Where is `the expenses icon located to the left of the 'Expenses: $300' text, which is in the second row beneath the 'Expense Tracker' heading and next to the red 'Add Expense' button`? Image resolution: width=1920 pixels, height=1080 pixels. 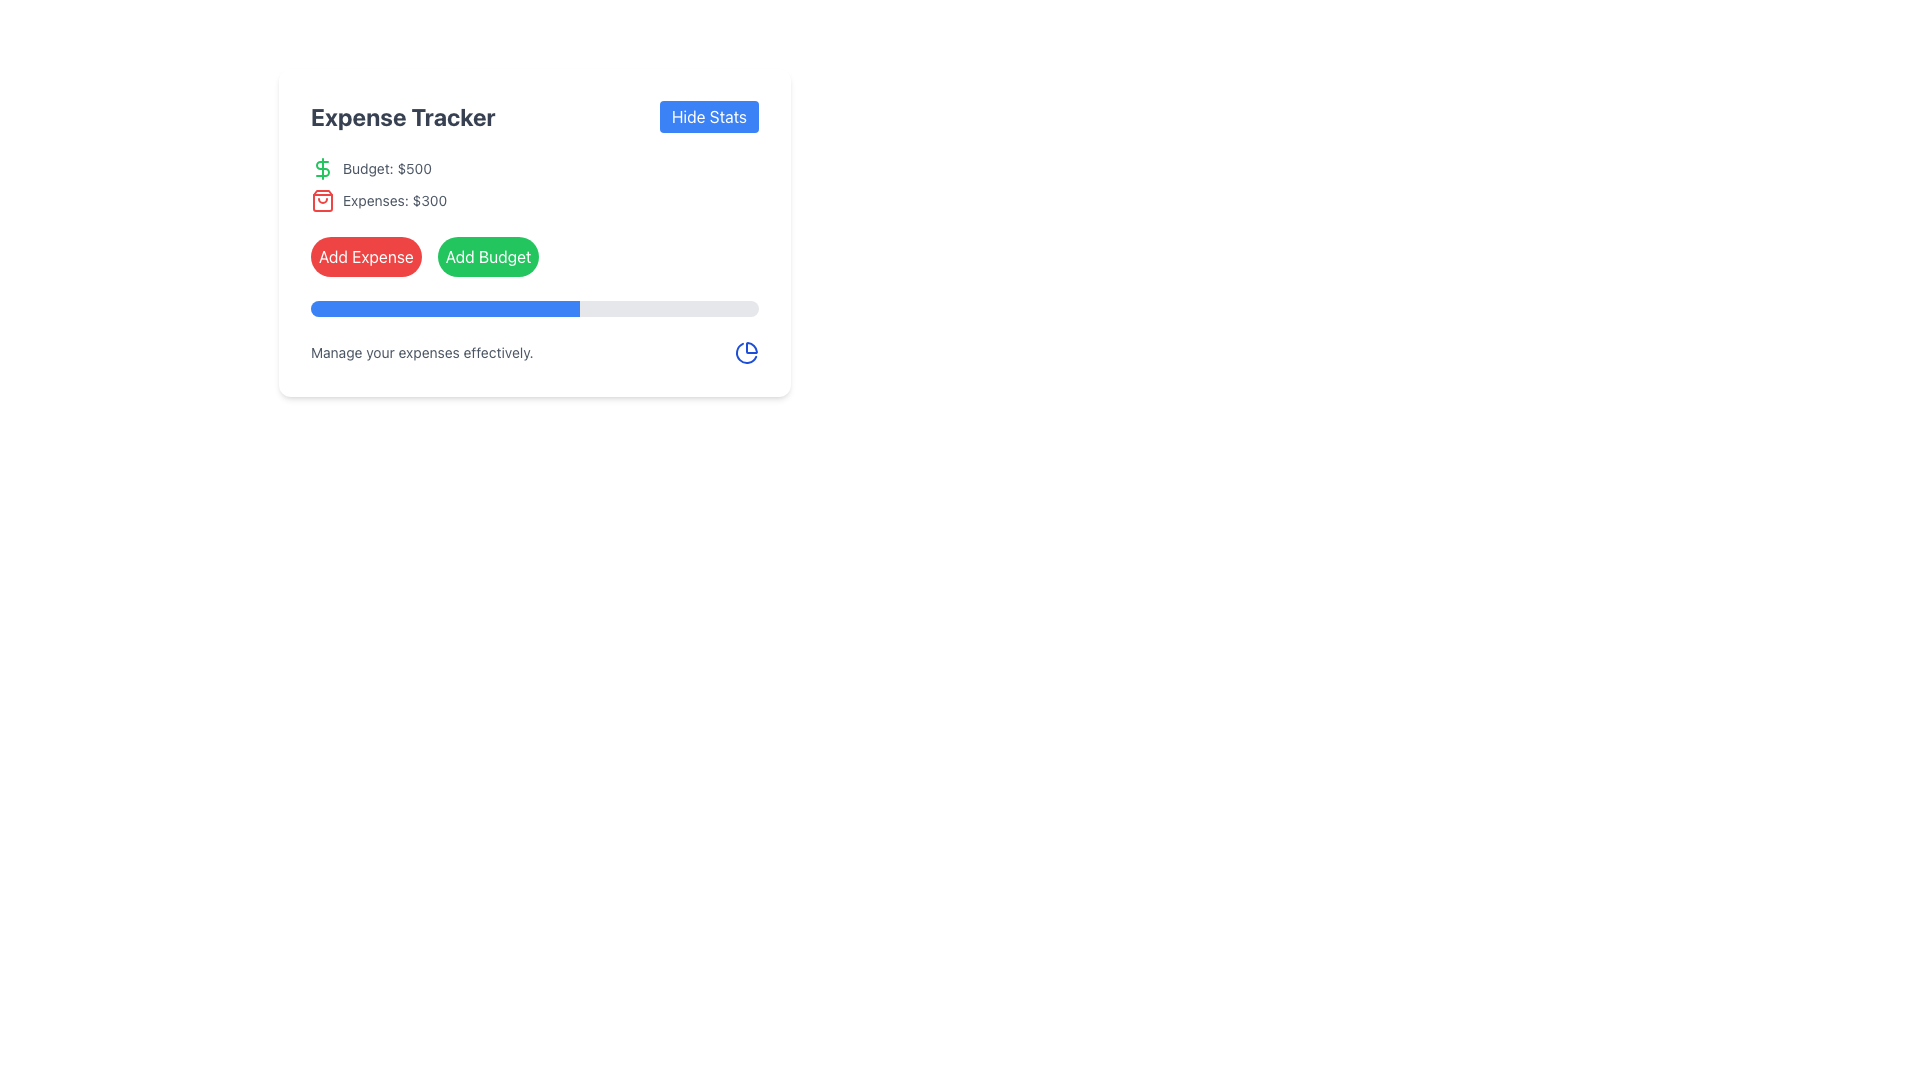
the expenses icon located to the left of the 'Expenses: $300' text, which is in the second row beneath the 'Expense Tracker' heading and next to the red 'Add Expense' button is located at coordinates (322, 200).